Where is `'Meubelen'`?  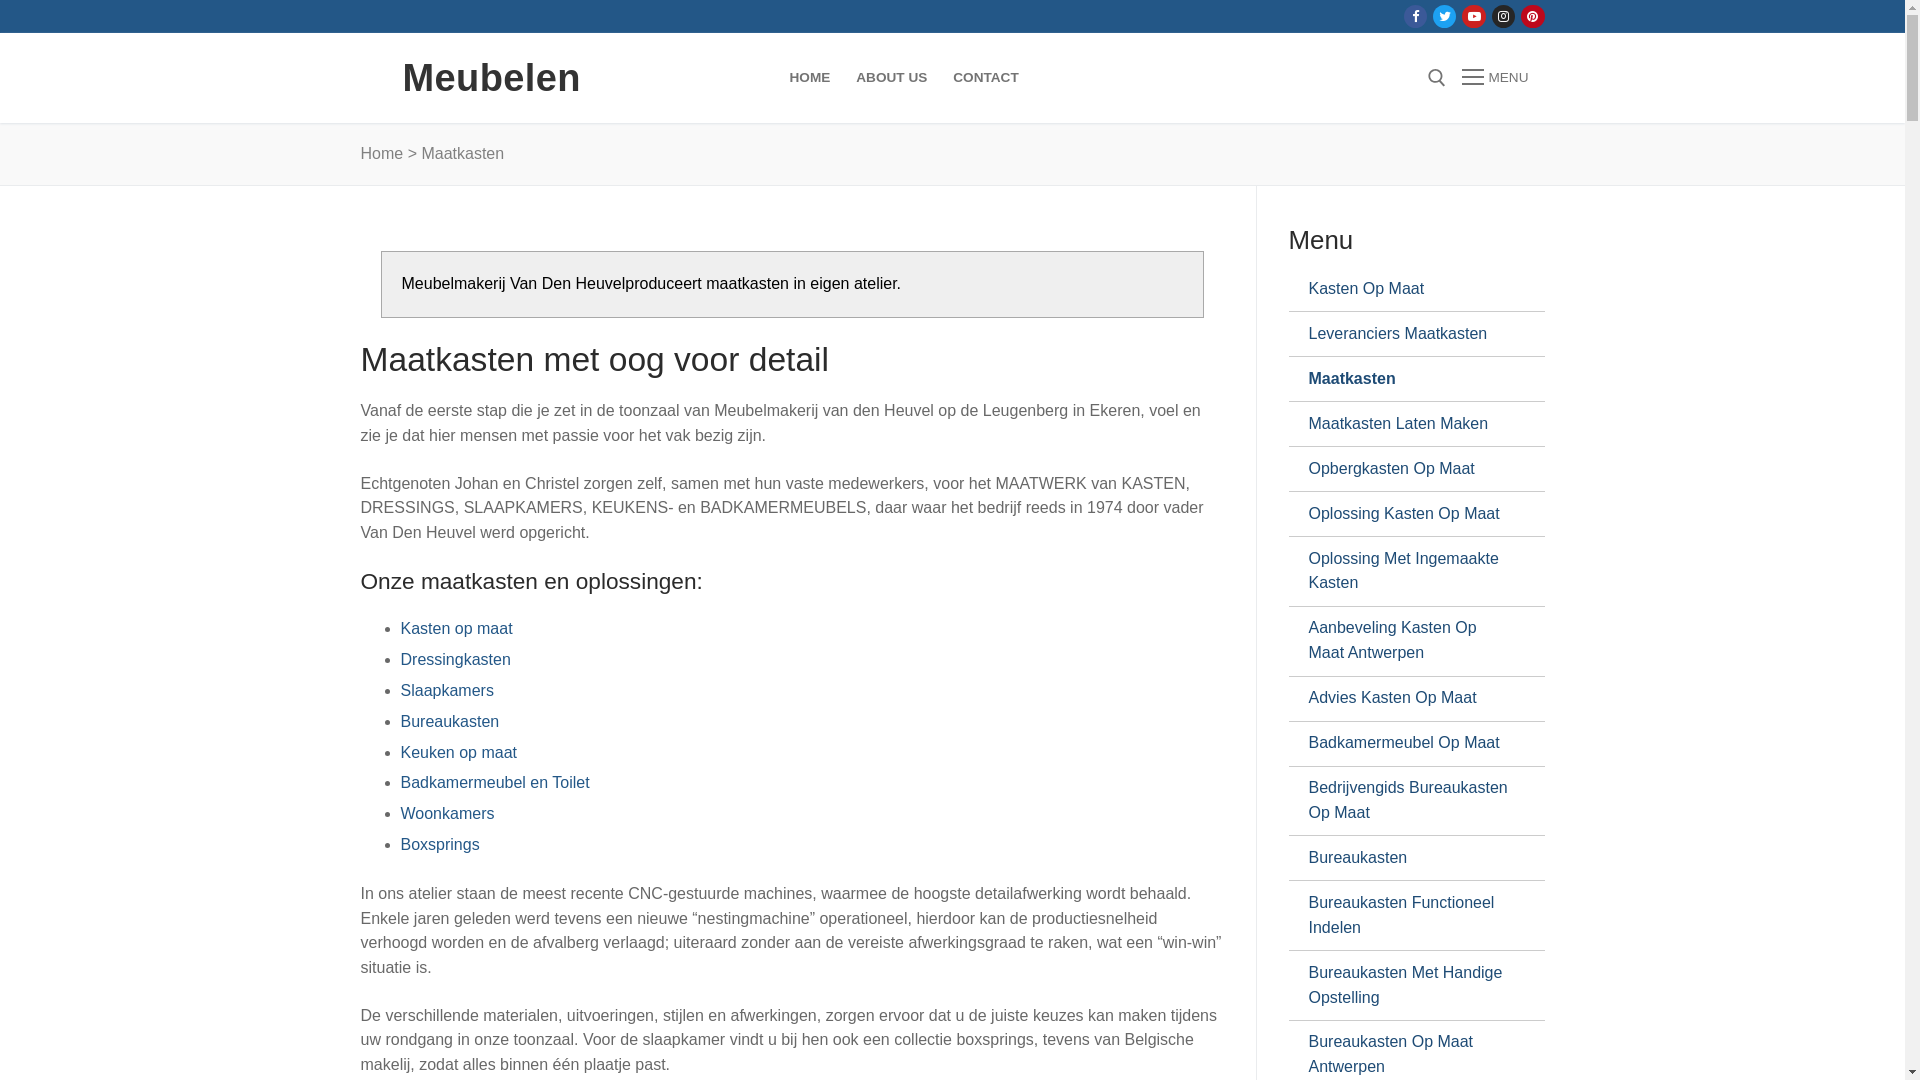 'Meubelen' is located at coordinates (490, 76).